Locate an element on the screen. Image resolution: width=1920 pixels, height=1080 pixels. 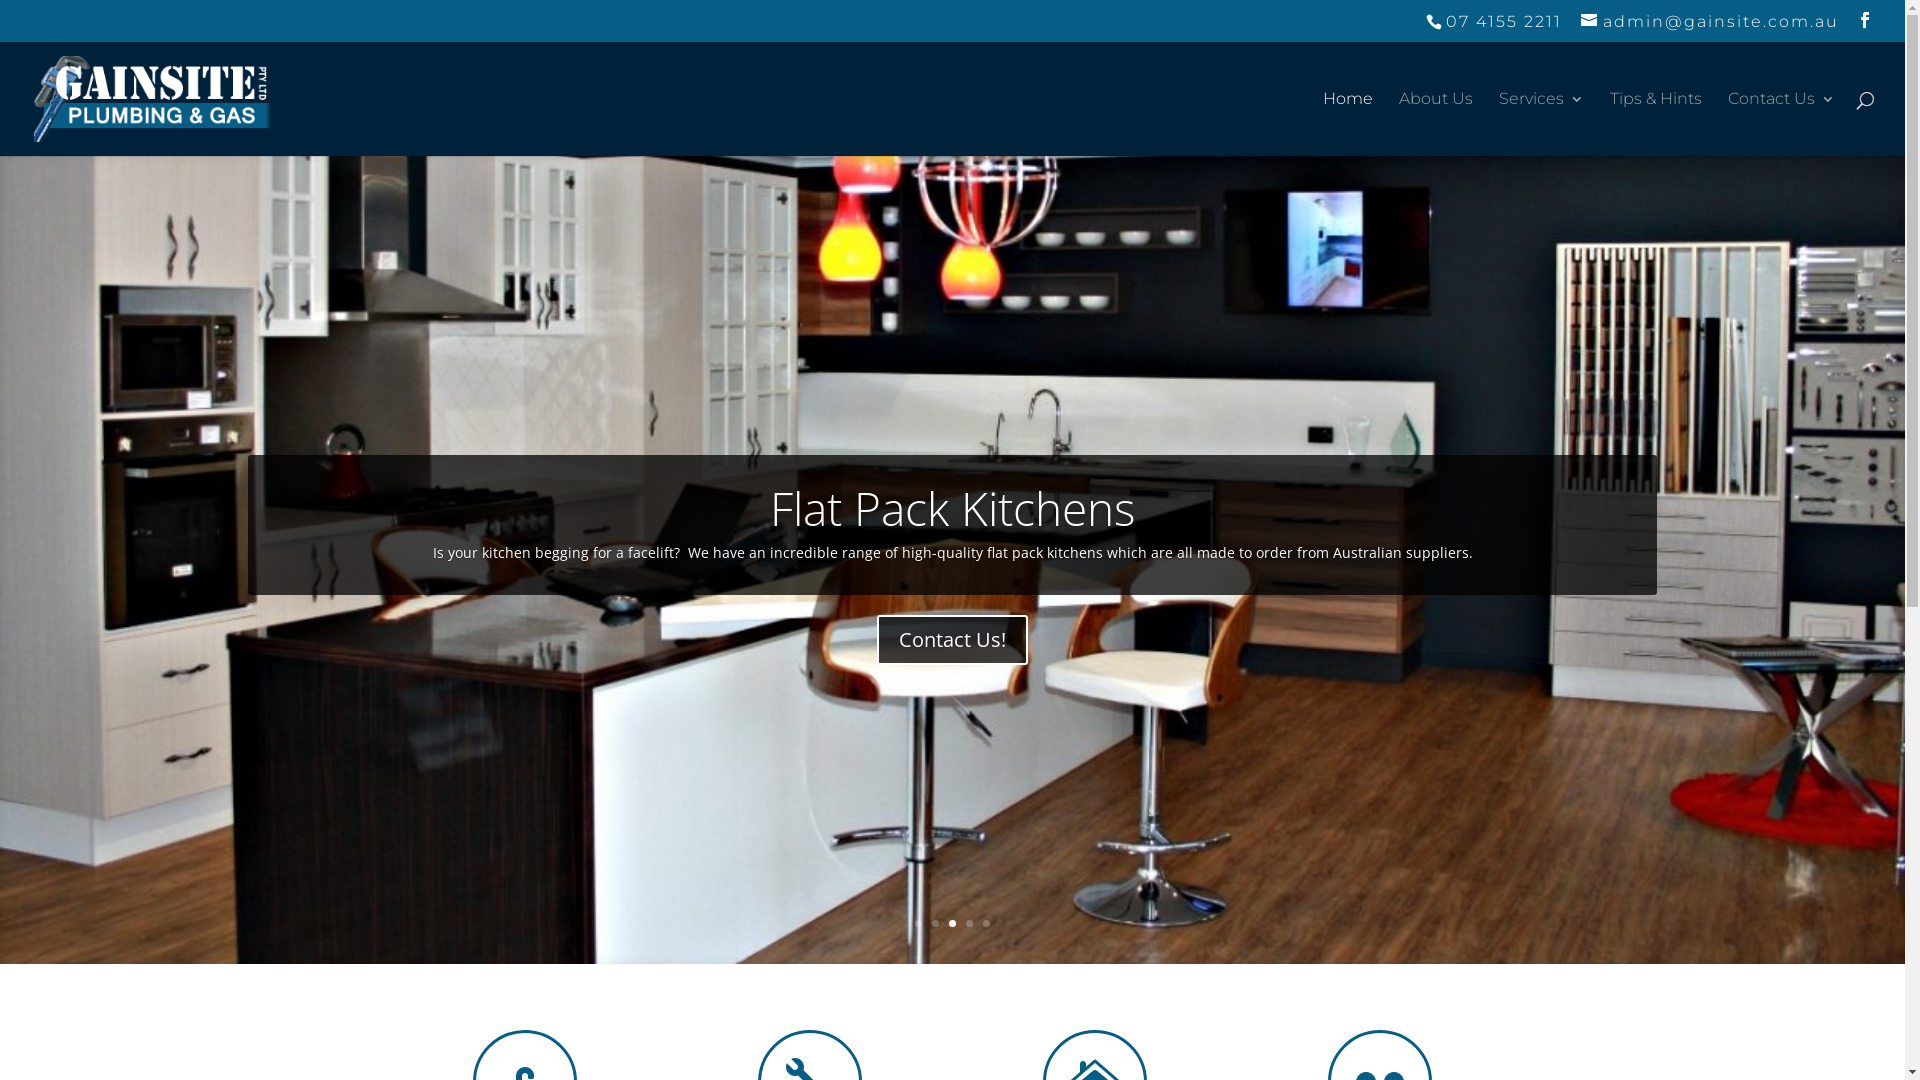
'4' is located at coordinates (969, 923).